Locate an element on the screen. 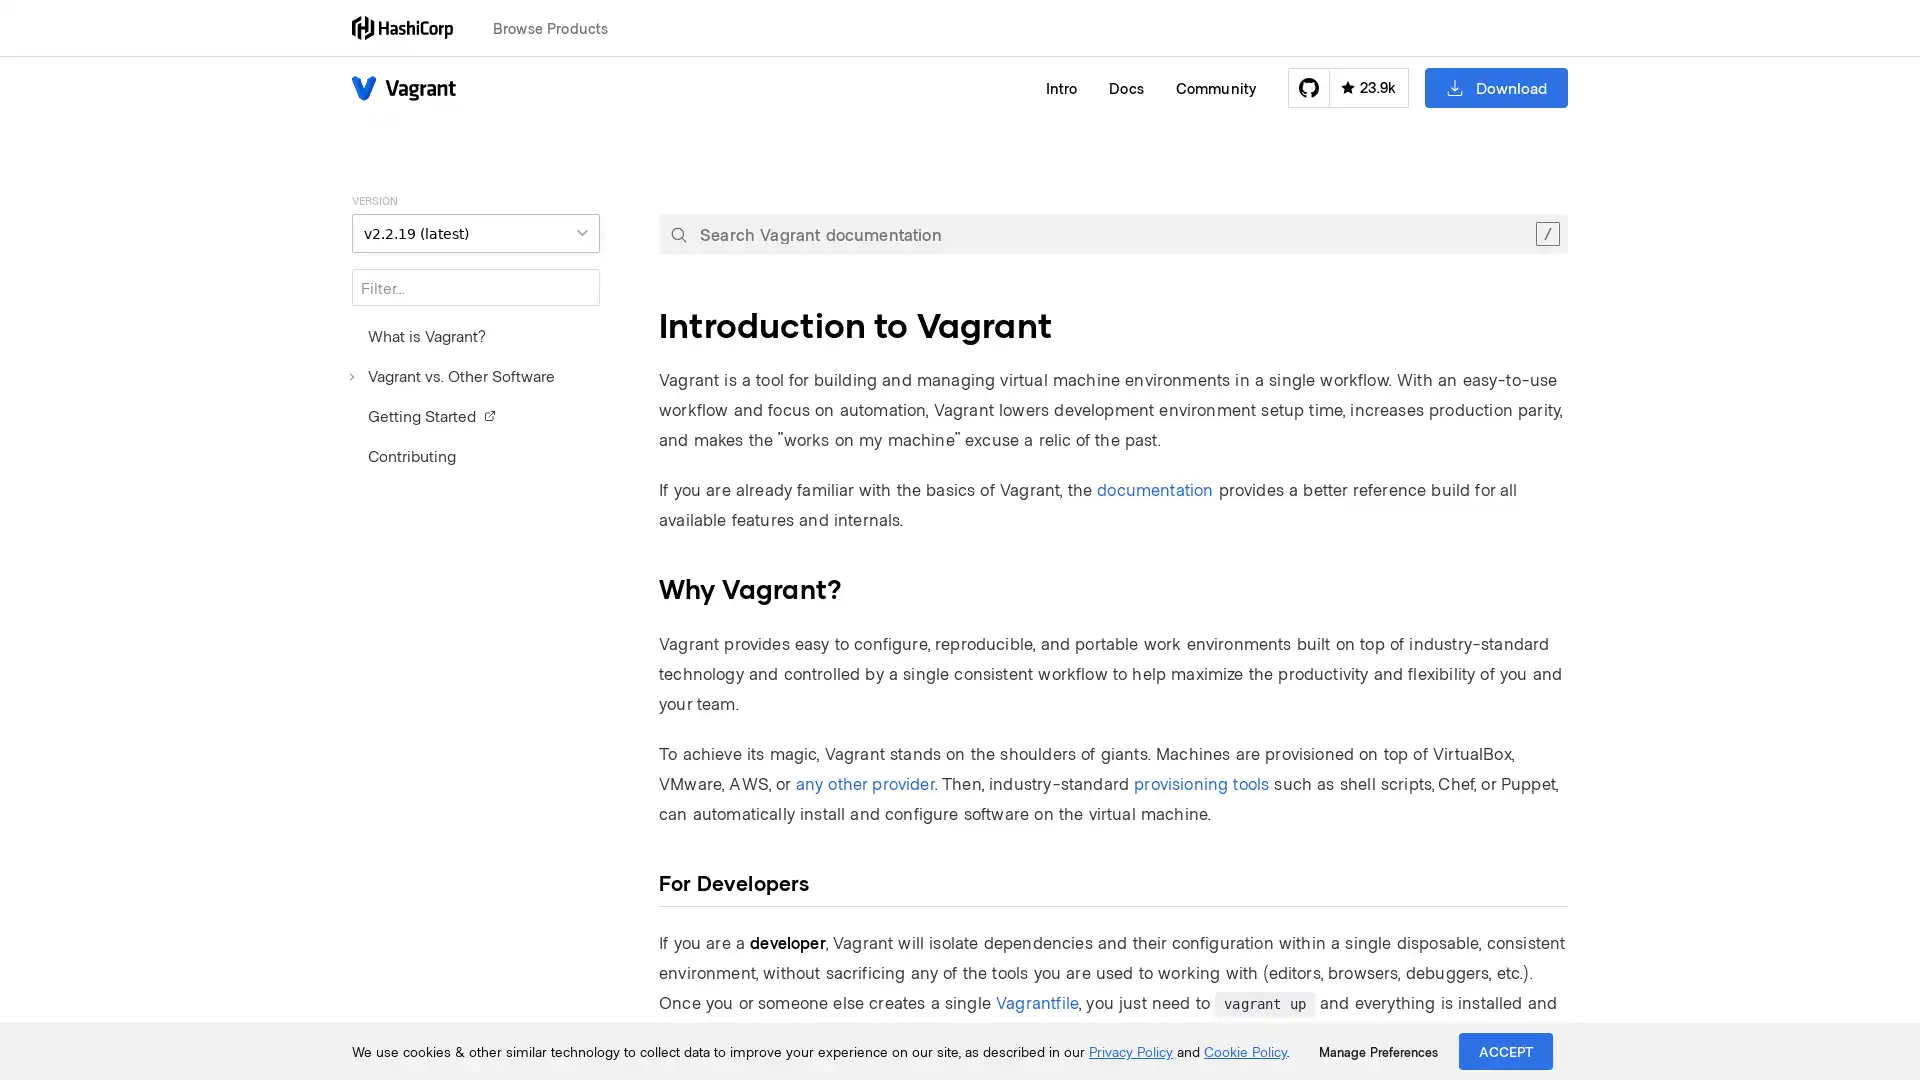 This screenshot has height=1080, width=1920. Vagrant vs. Other Software is located at coordinates (452, 375).